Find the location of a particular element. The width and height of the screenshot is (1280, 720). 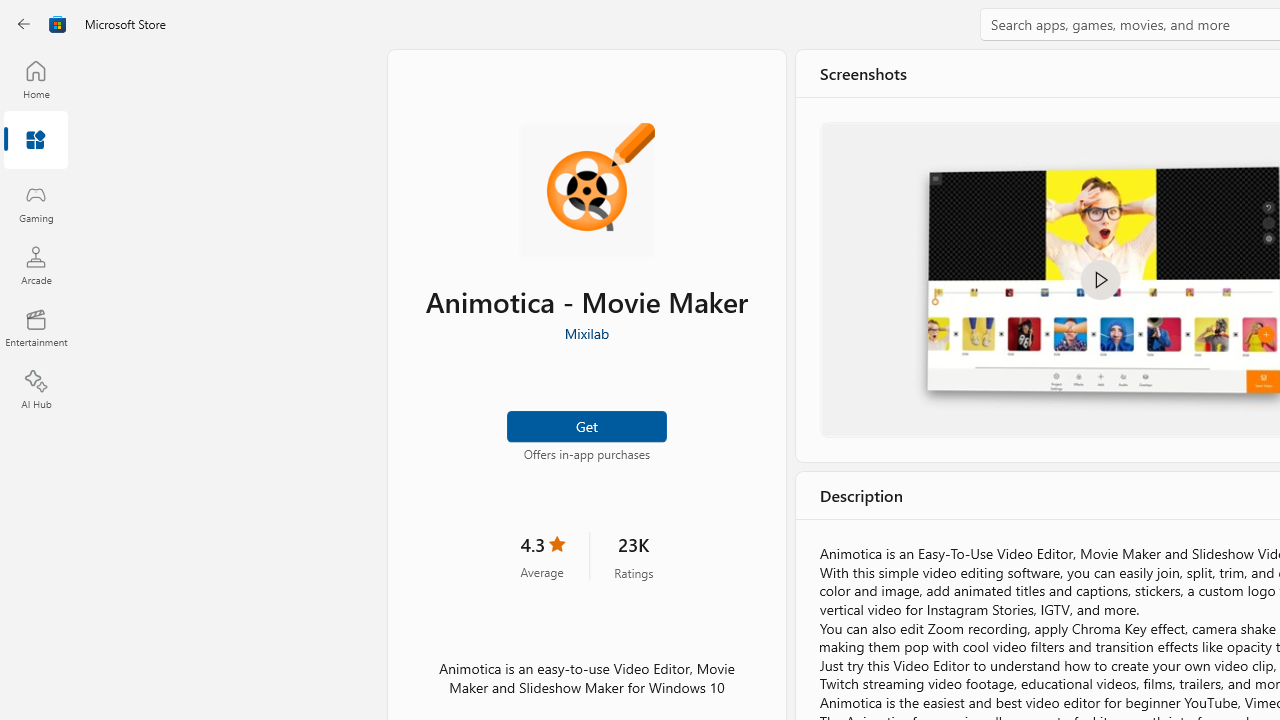

'Class: Image' is located at coordinates (58, 24).